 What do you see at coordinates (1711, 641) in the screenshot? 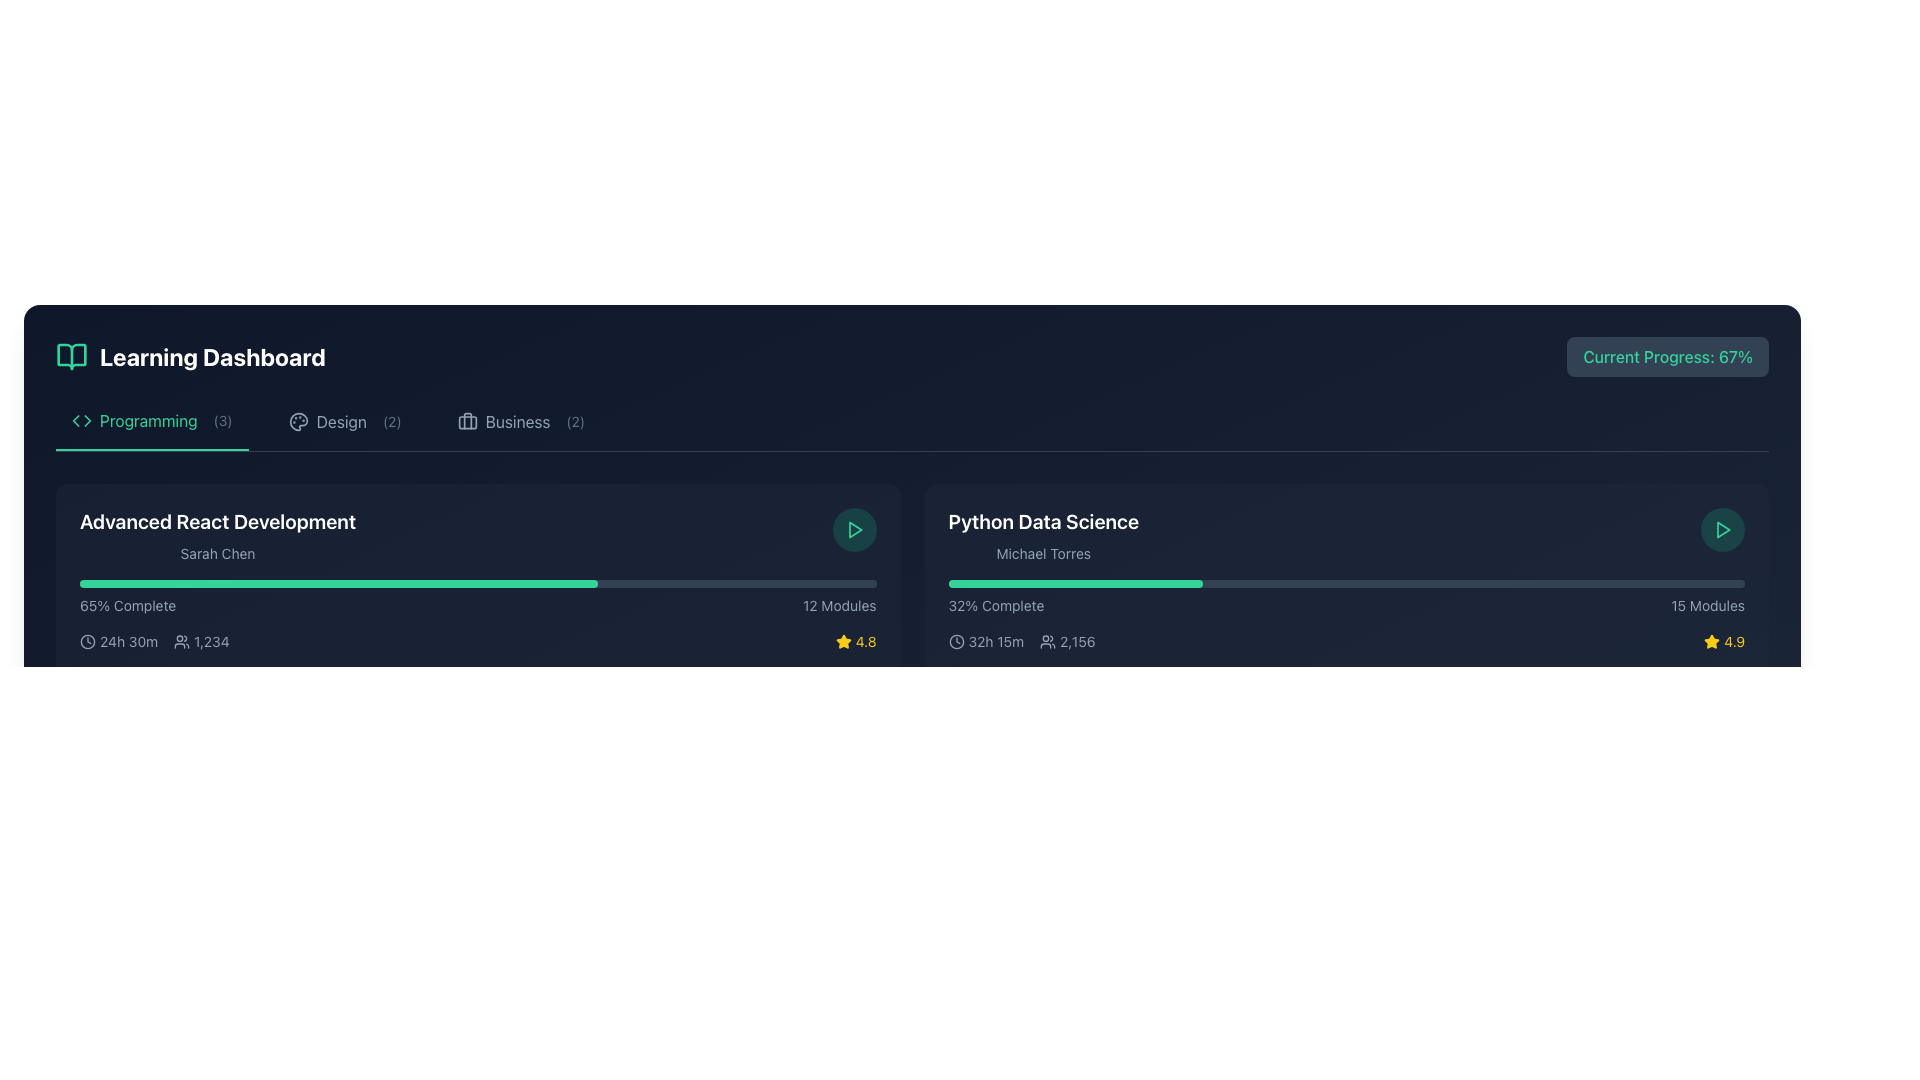
I see `the vibrant yellow star icon located in the bottom-right corner of the second course module, which signifies a rating of '4.9'` at bounding box center [1711, 641].